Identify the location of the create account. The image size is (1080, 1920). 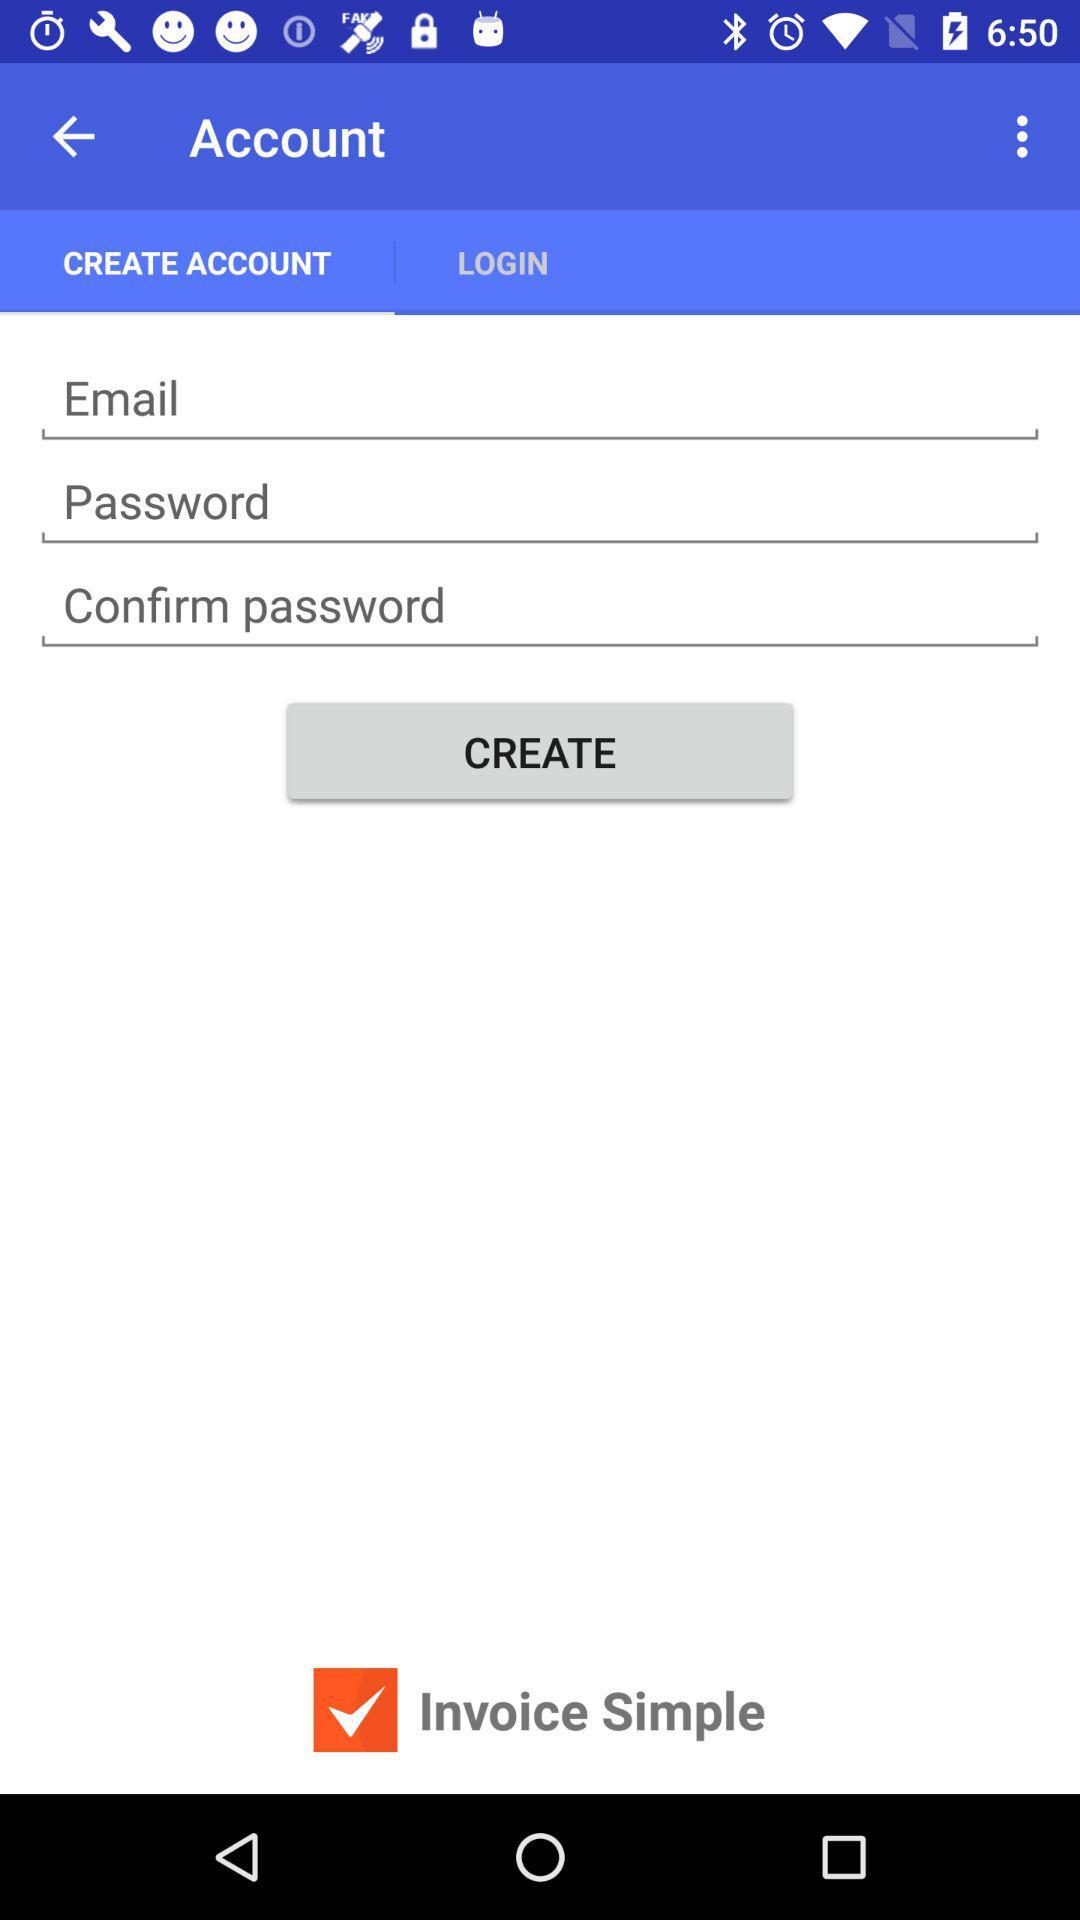
(197, 261).